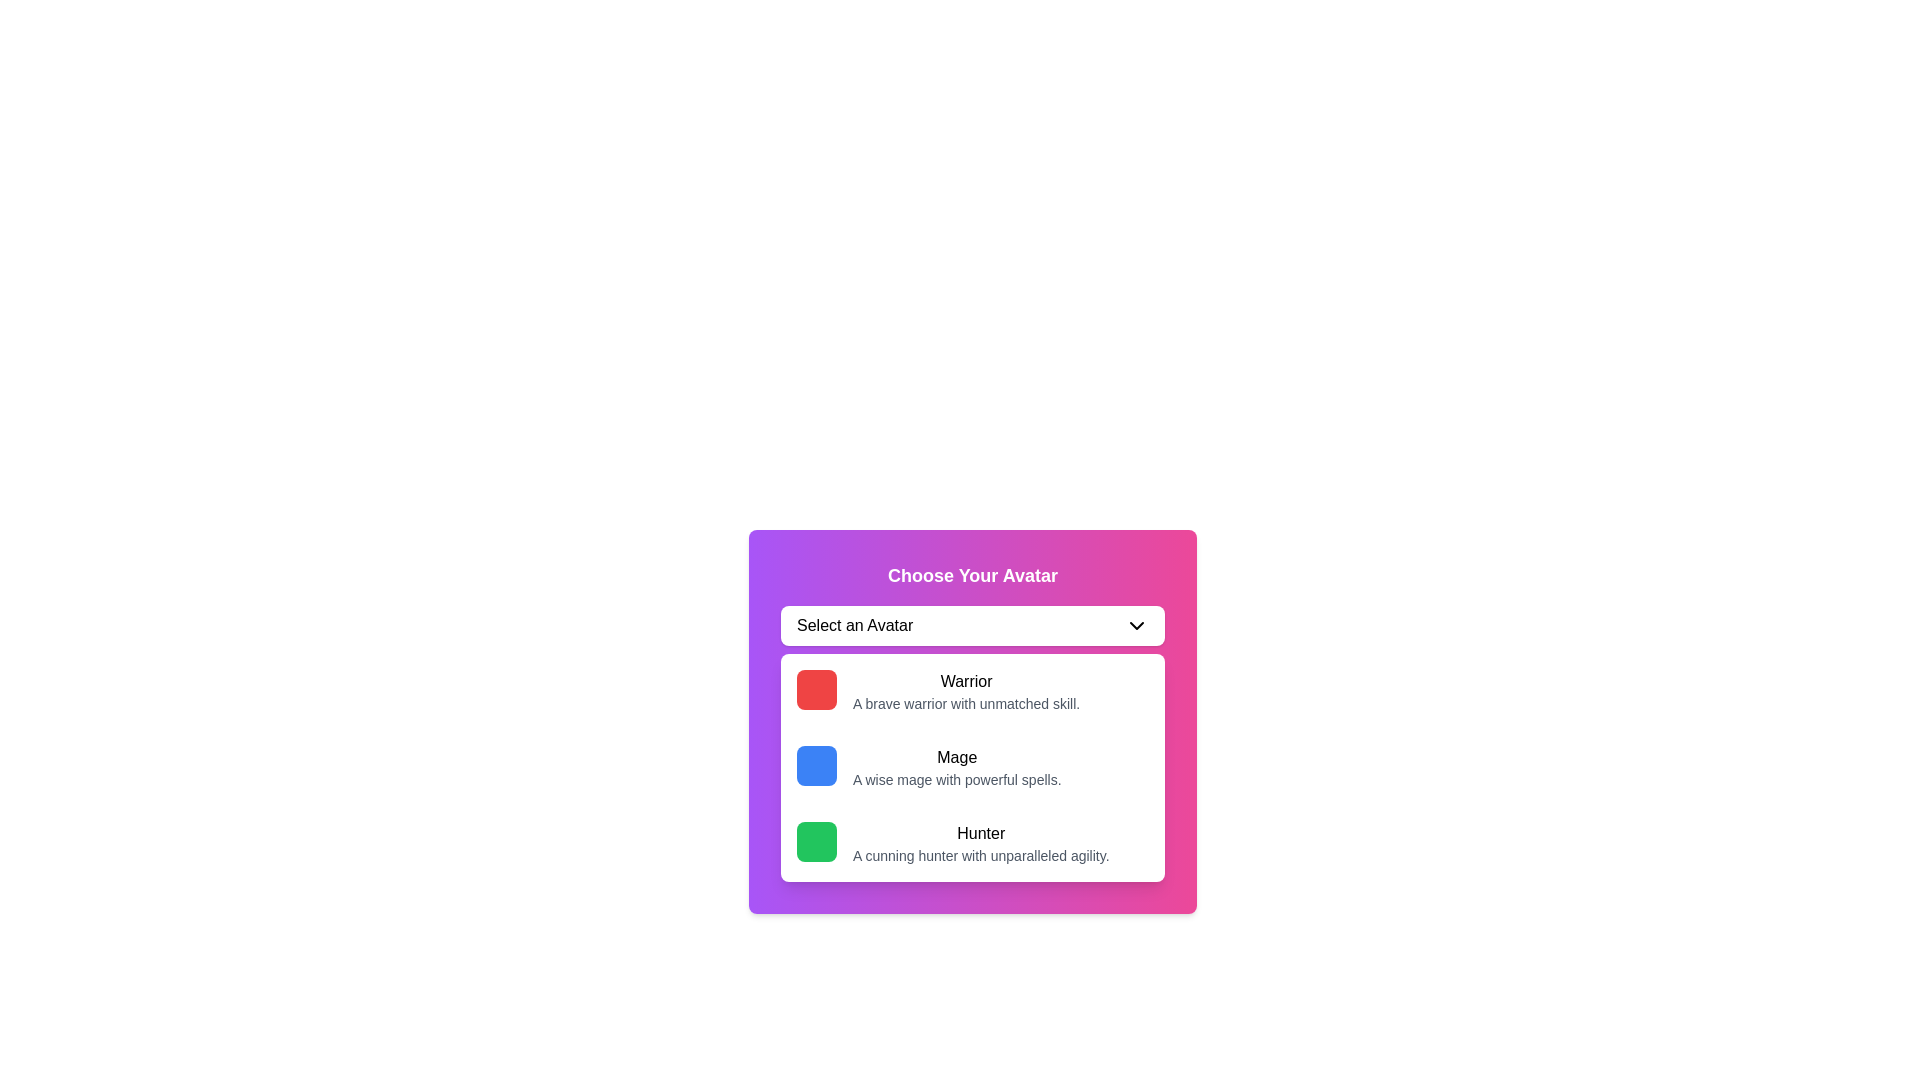 The image size is (1920, 1080). Describe the element at coordinates (973, 844) in the screenshot. I see `the selectable list item representing the 'Hunter' character` at that location.